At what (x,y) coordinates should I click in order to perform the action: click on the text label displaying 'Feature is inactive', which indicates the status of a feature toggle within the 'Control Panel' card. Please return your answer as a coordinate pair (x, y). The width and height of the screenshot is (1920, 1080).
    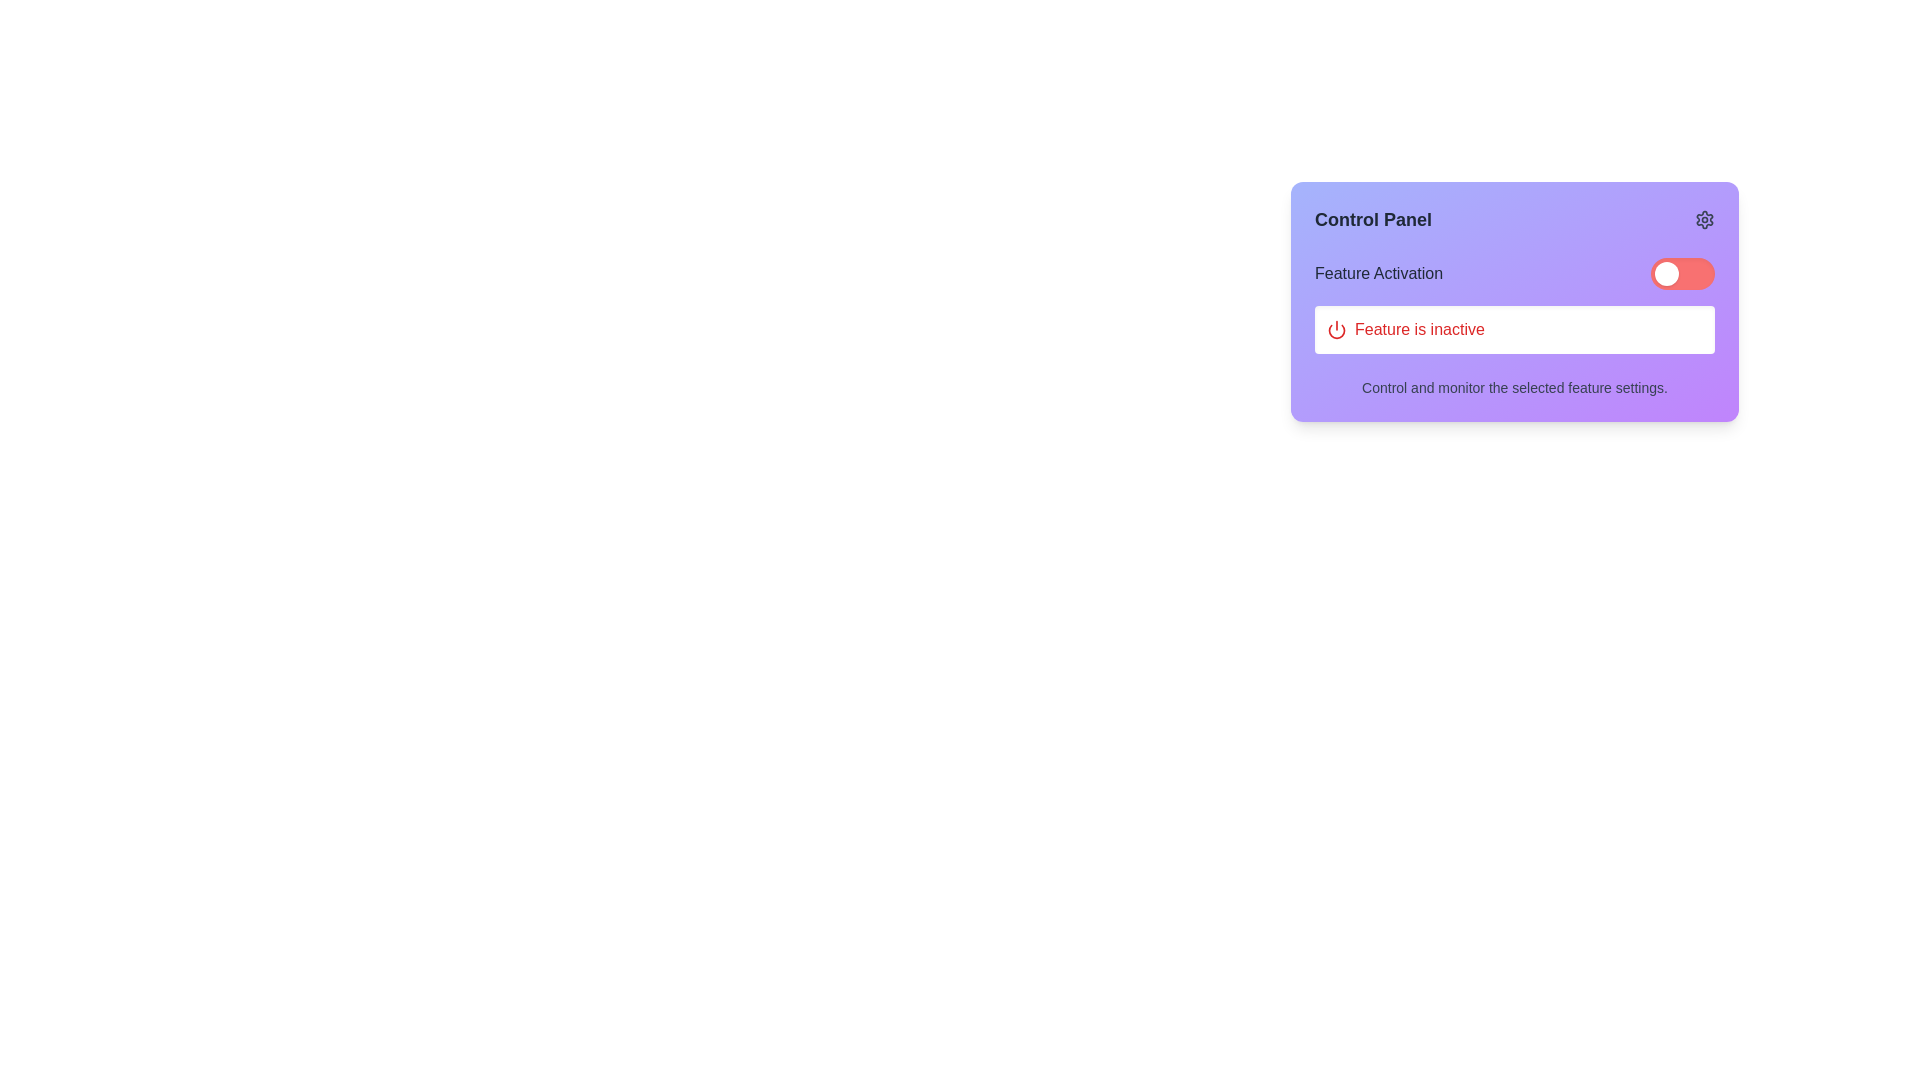
    Looking at the image, I should click on (1515, 305).